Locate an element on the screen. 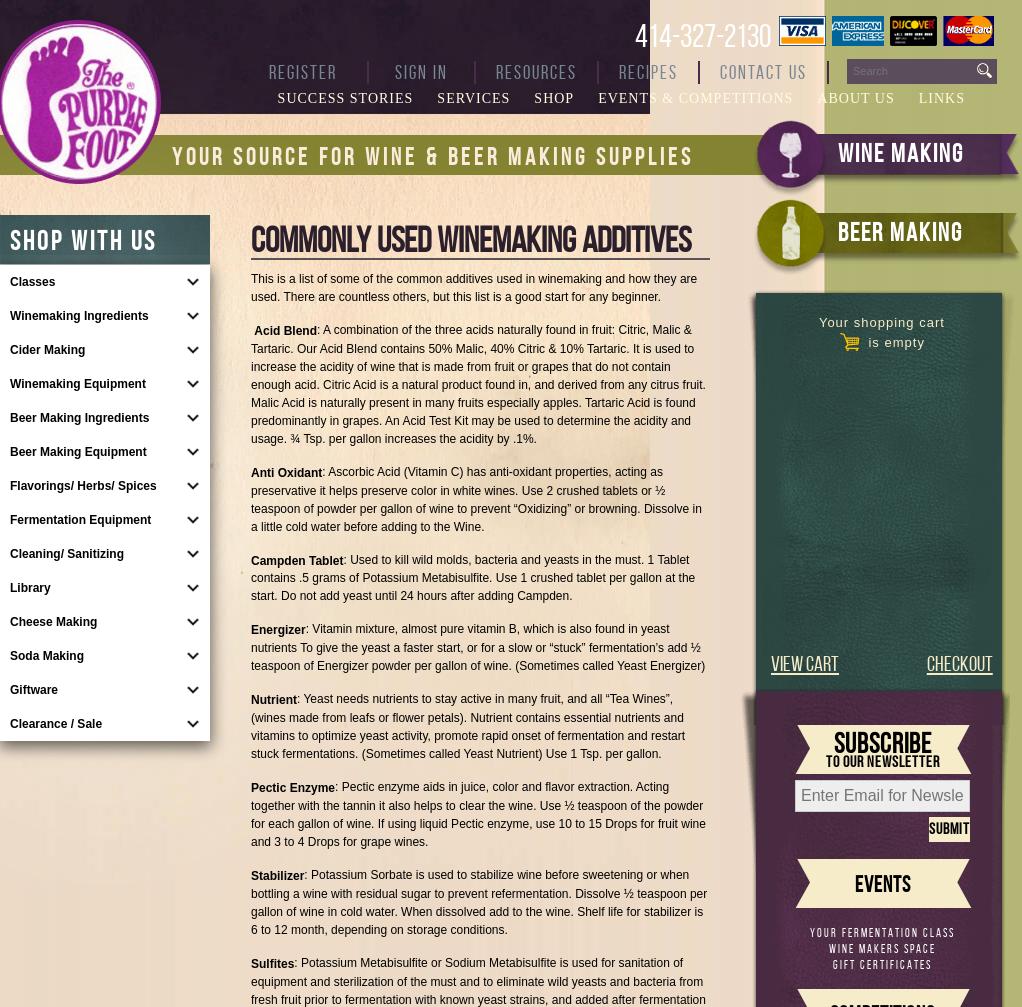 This screenshot has width=1022, height=1007. ': Ascorbic Acid (Vitamin C) has anti-oxidant properties, acting as preservative it helps preserve color in white wines. Use 2 crushed tablets or ½ teaspoon of powder per gallon of wine to prevent “Oxidizing” or browning. Dissolve in a little cold water before adding to the Wine.' is located at coordinates (476, 498).